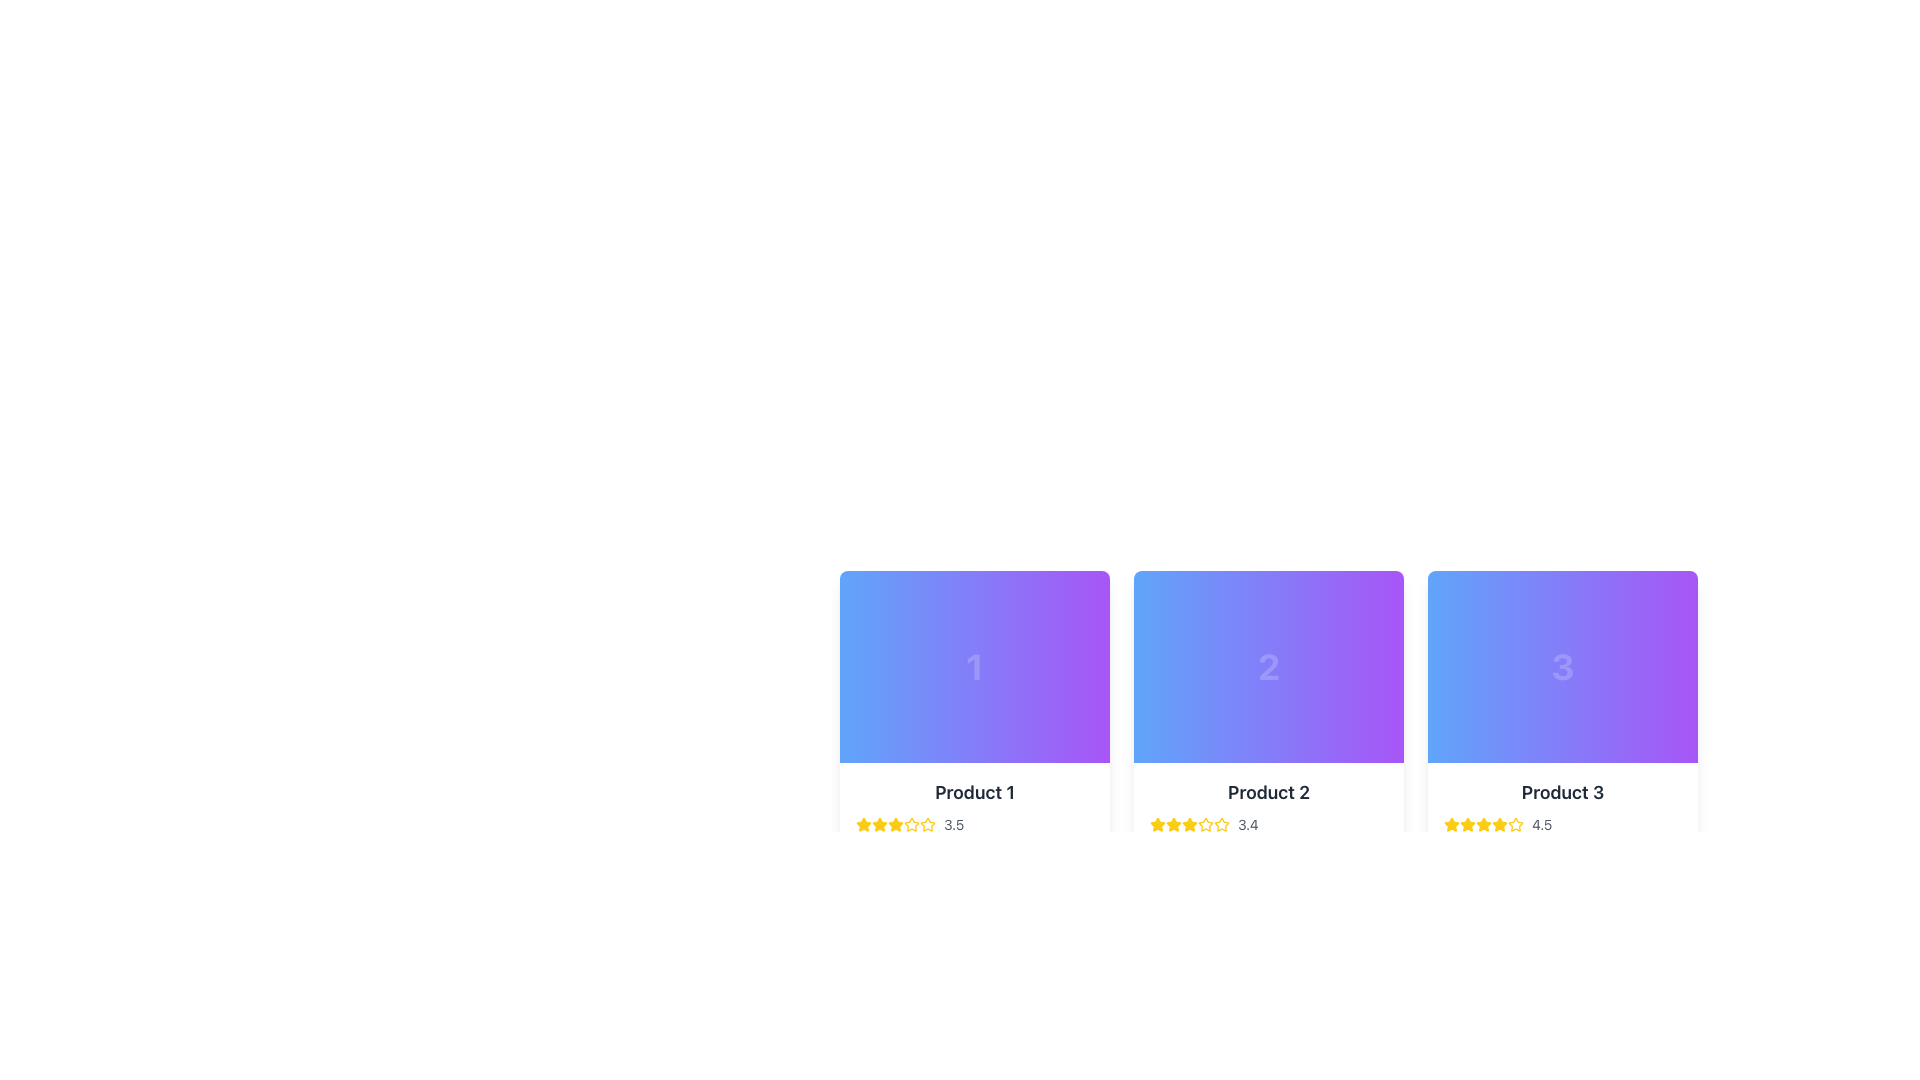 The height and width of the screenshot is (1080, 1920). What do you see at coordinates (1267, 826) in the screenshot?
I see `the product display panel for 'Product 2'` at bounding box center [1267, 826].